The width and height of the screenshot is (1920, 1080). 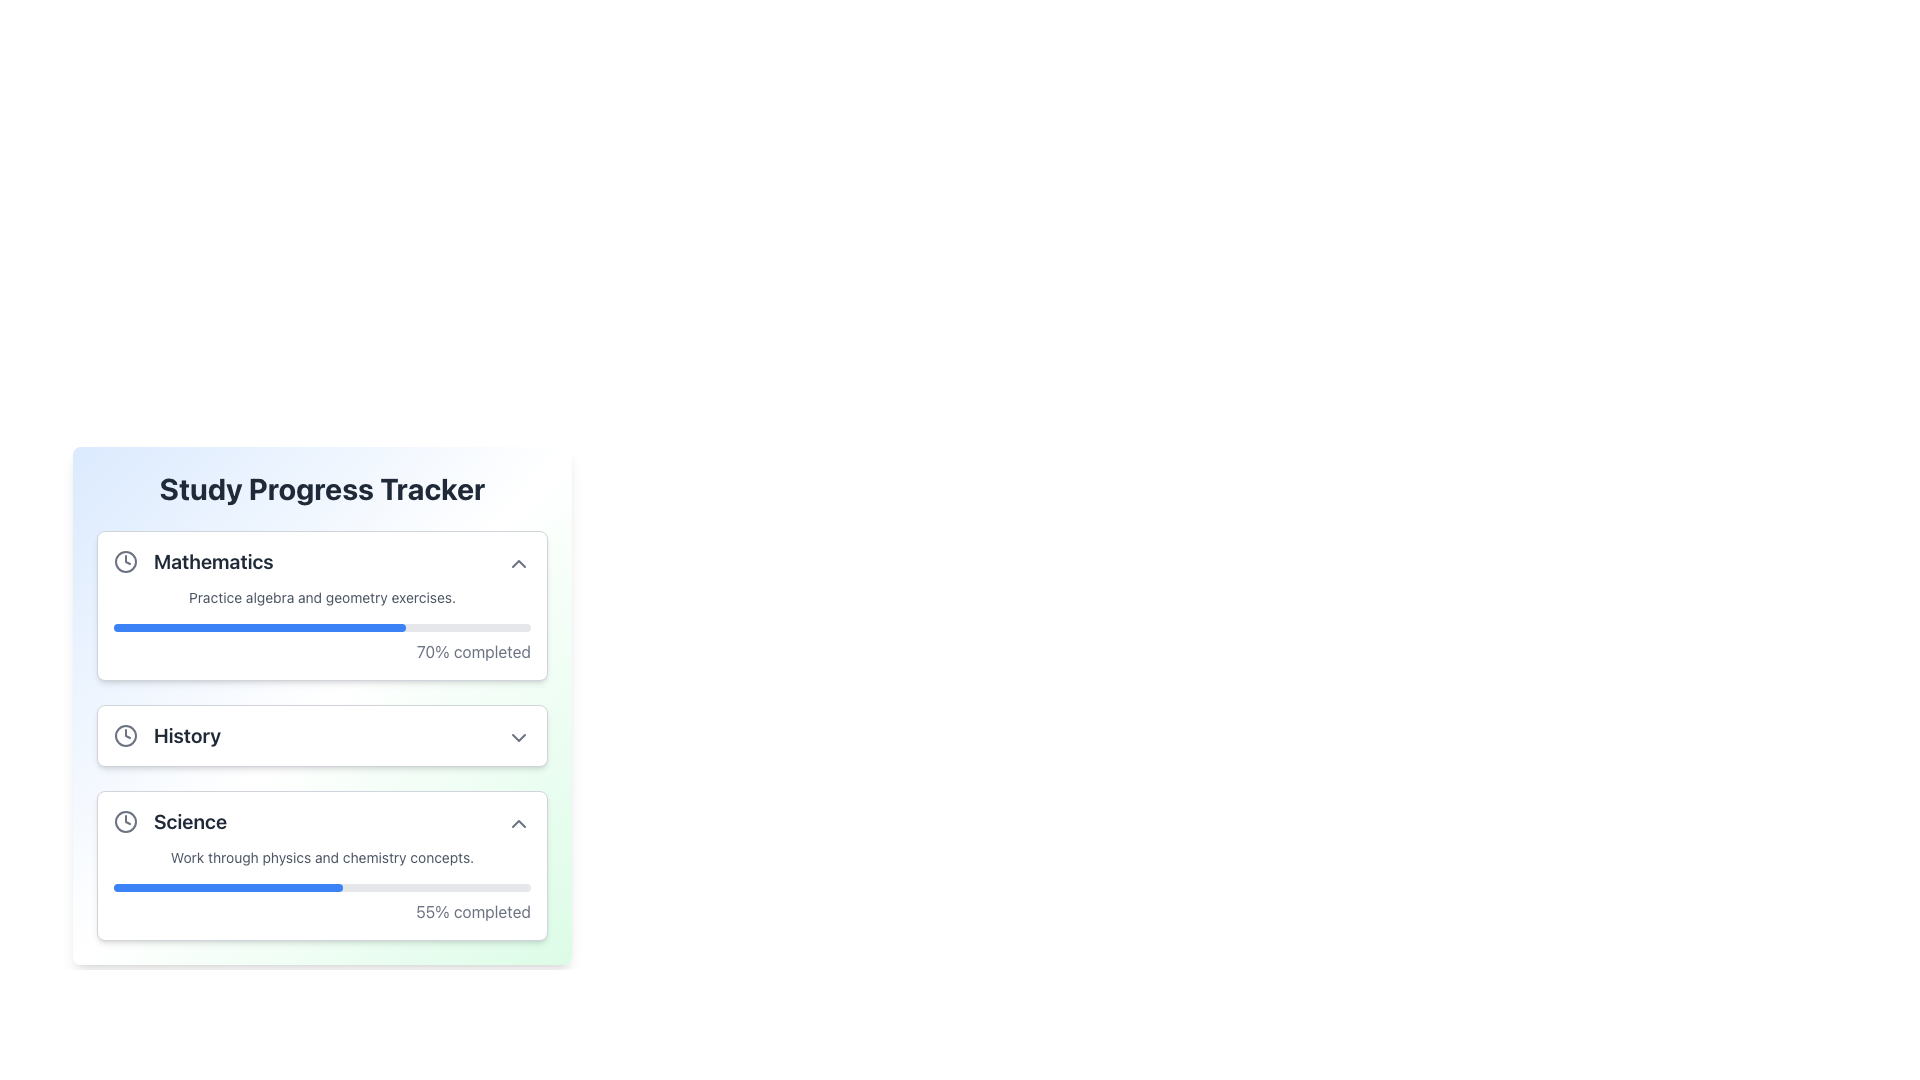 What do you see at coordinates (124, 562) in the screenshot?
I see `the clock icon associated with the 'Mathematics' section in the Study Progress Tracker card for accessibility navigation` at bounding box center [124, 562].